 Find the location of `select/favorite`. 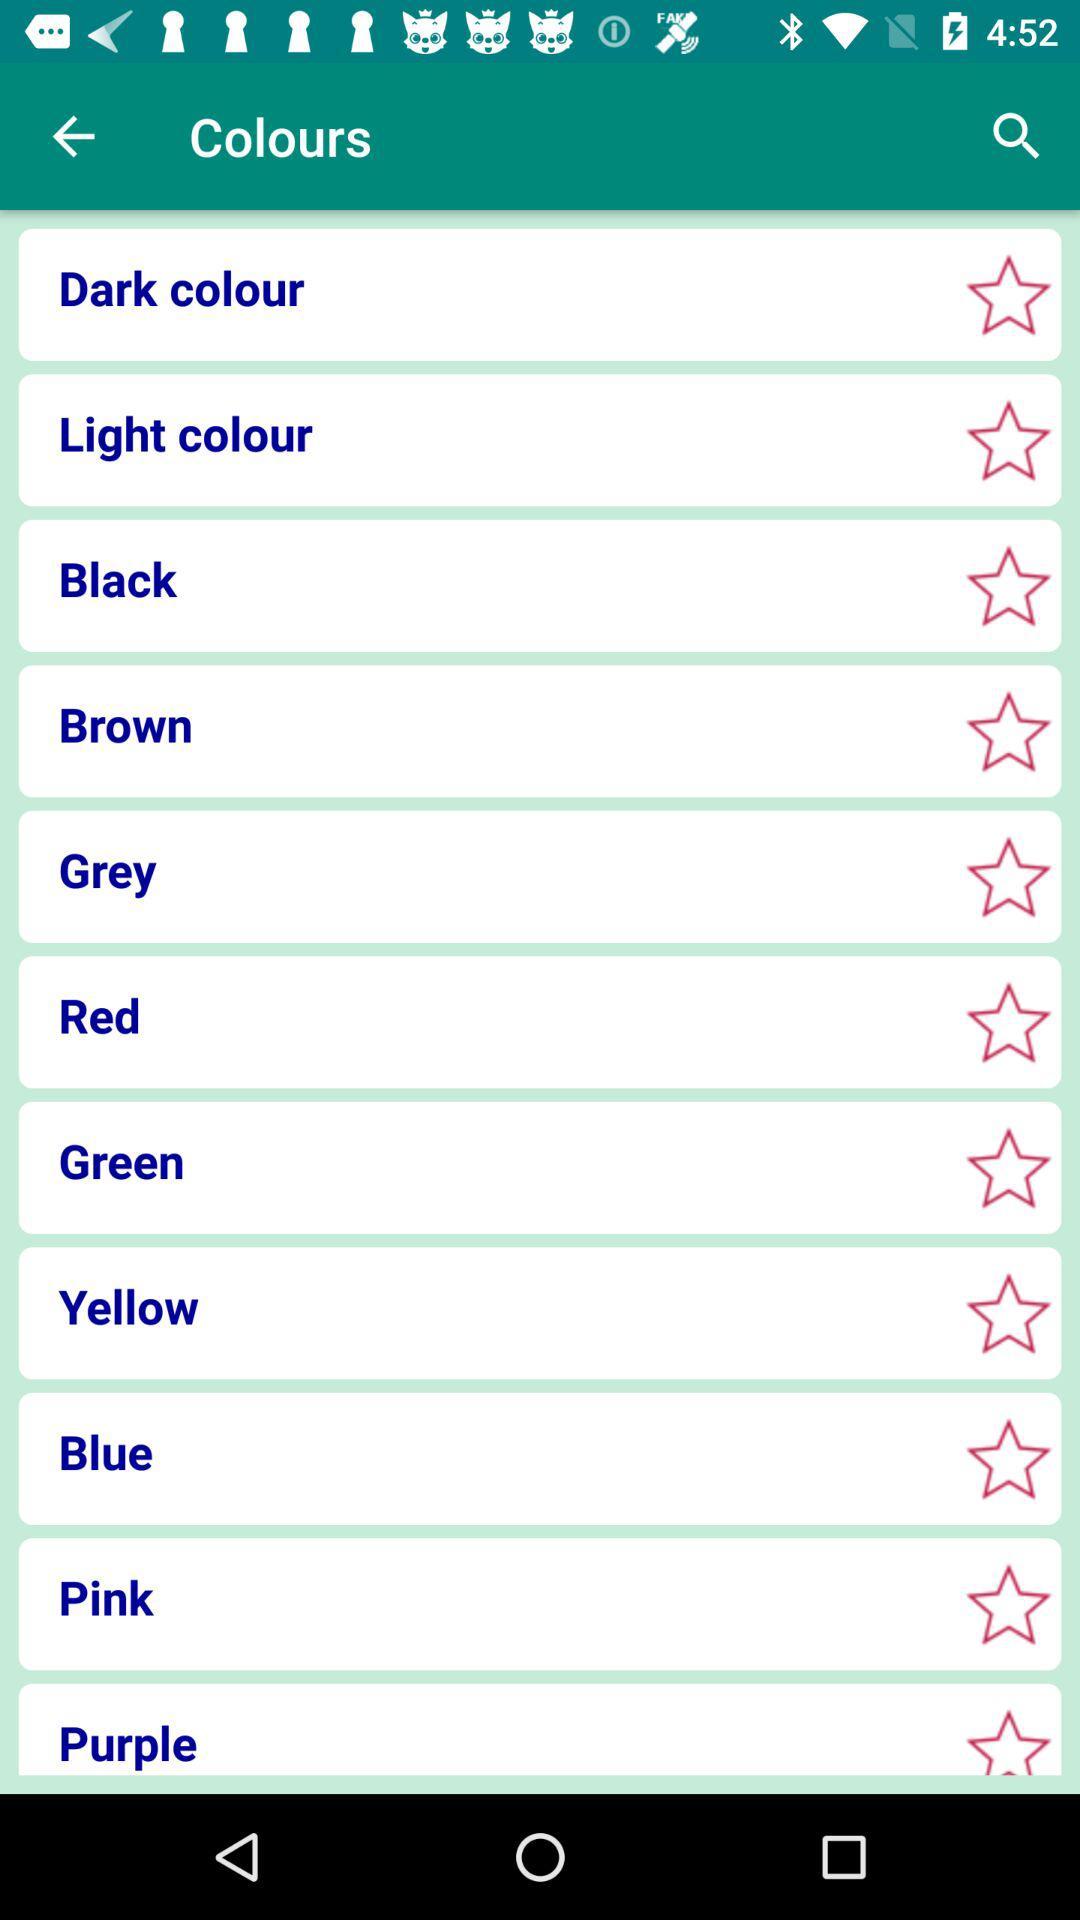

select/favorite is located at coordinates (1008, 1167).